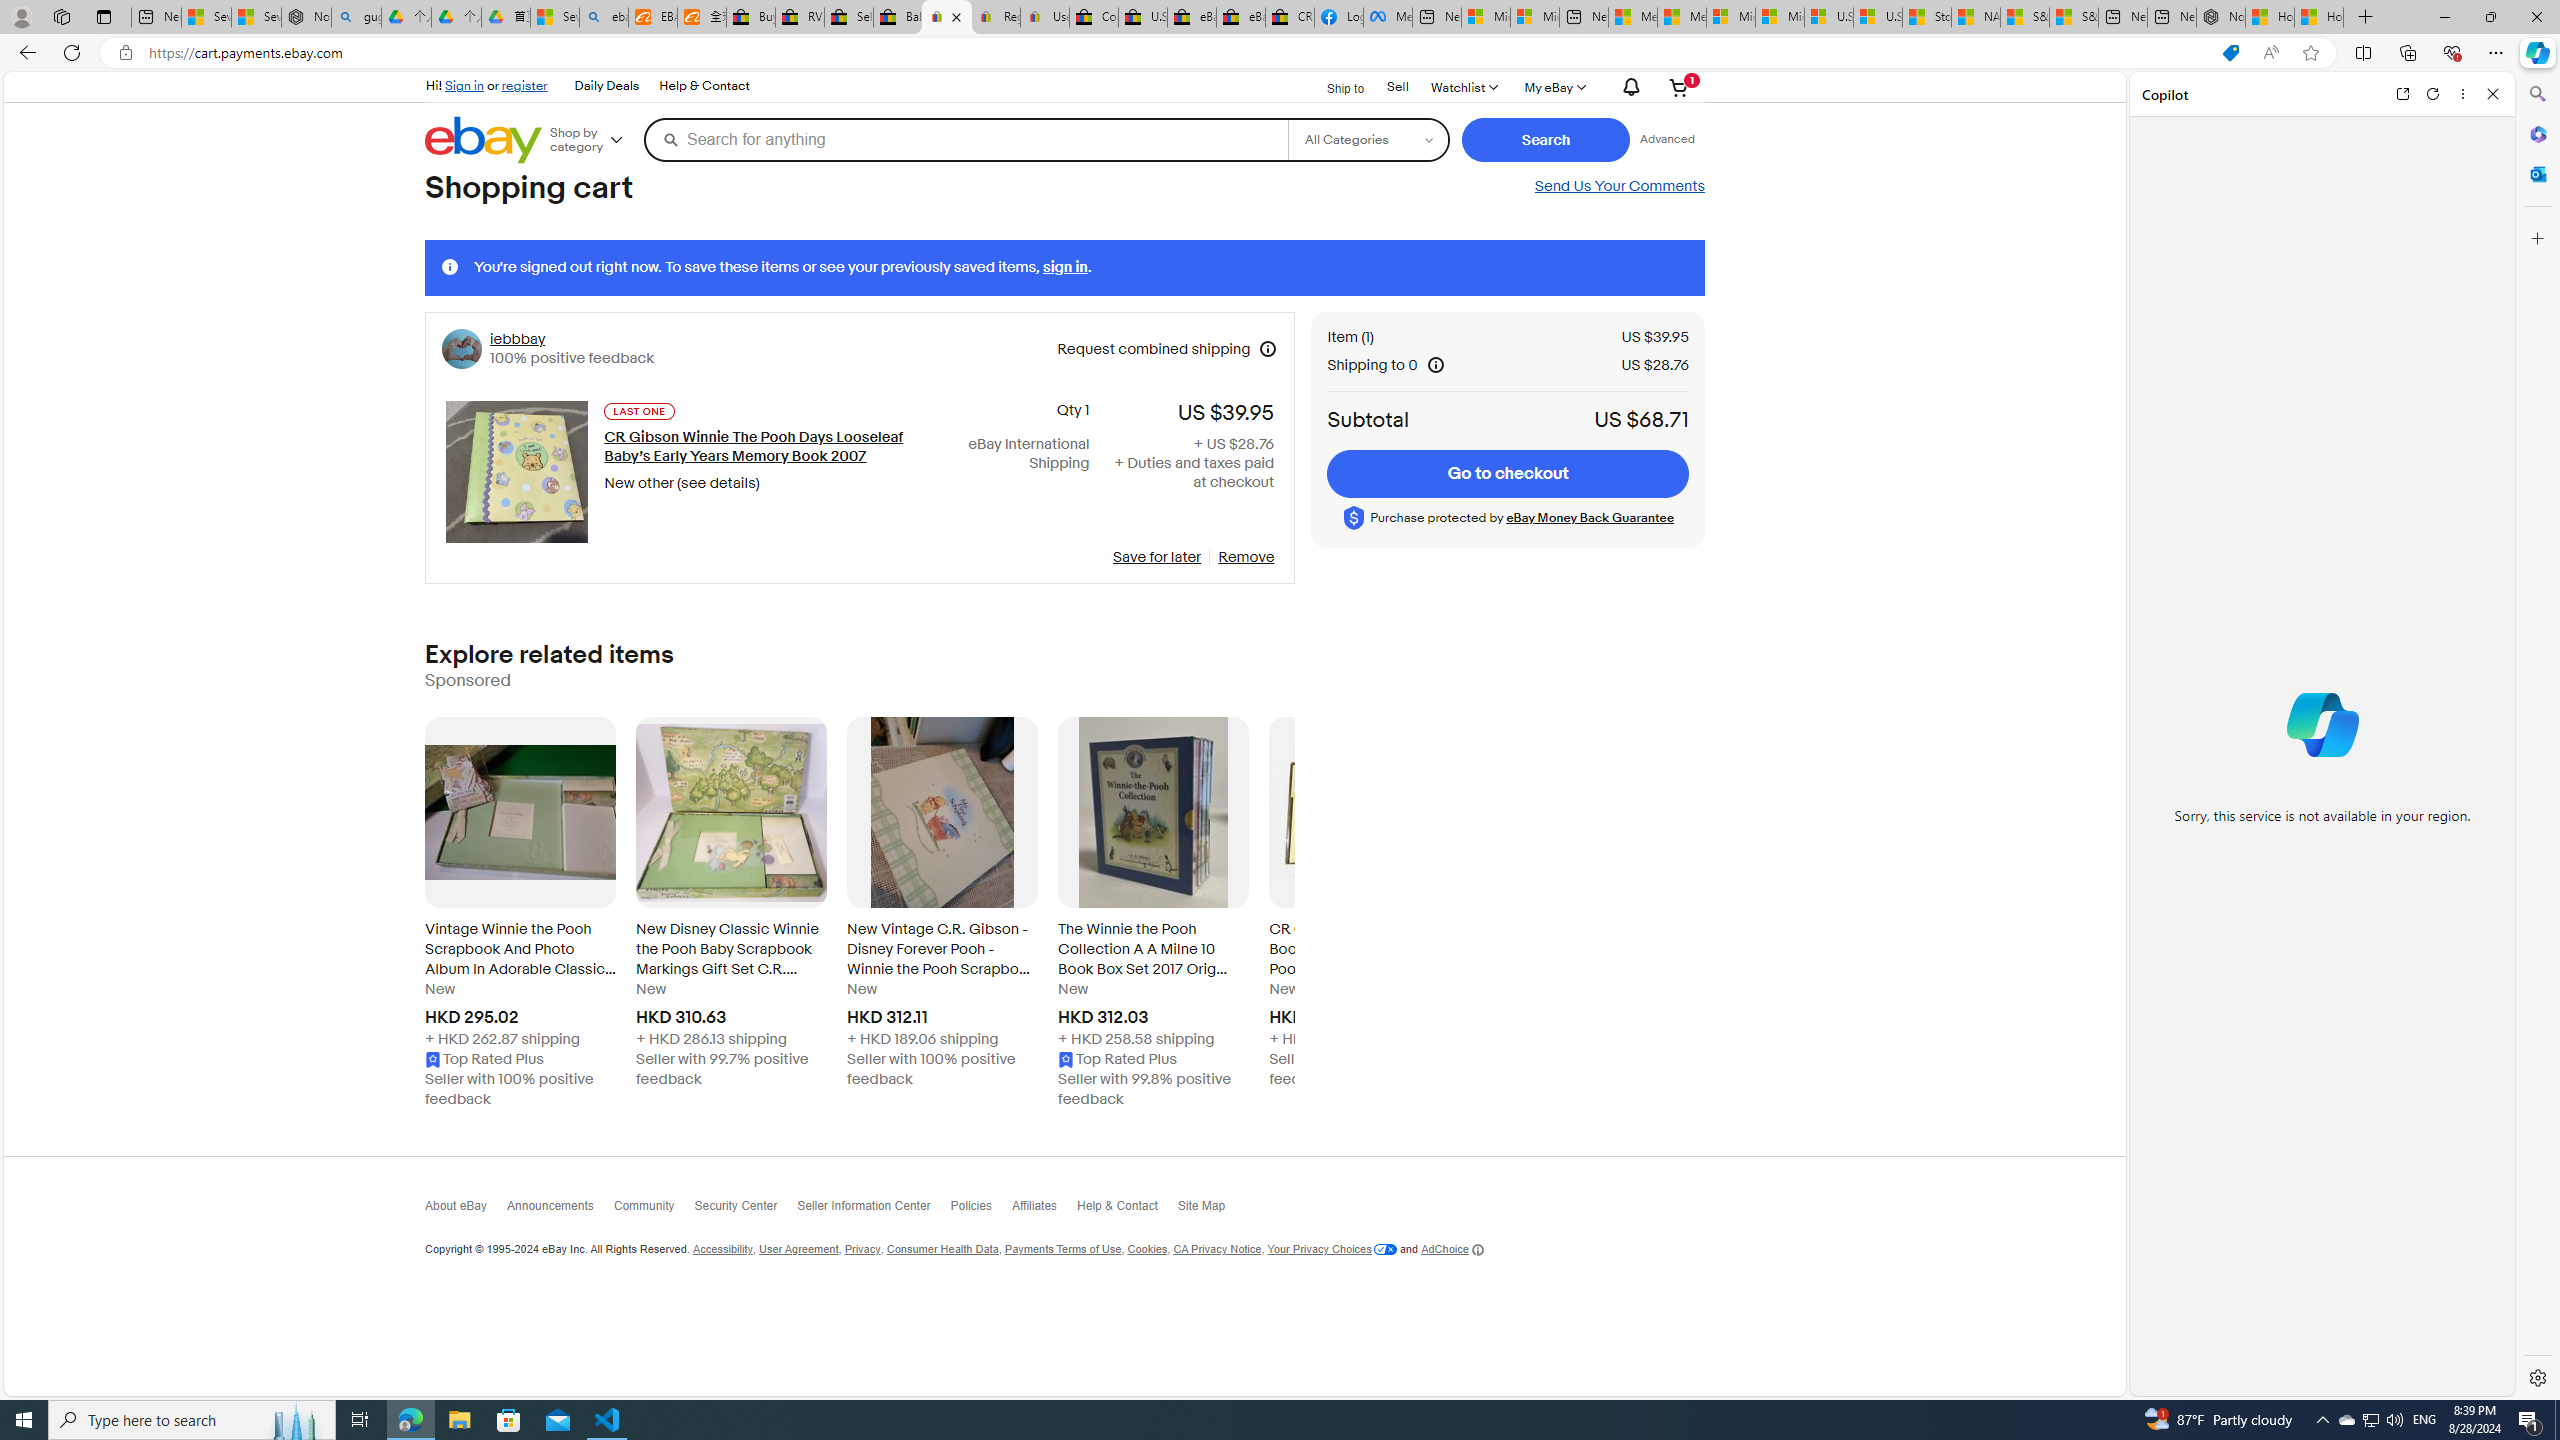  Describe the element at coordinates (464, 1210) in the screenshot. I see `'About eBay'` at that location.